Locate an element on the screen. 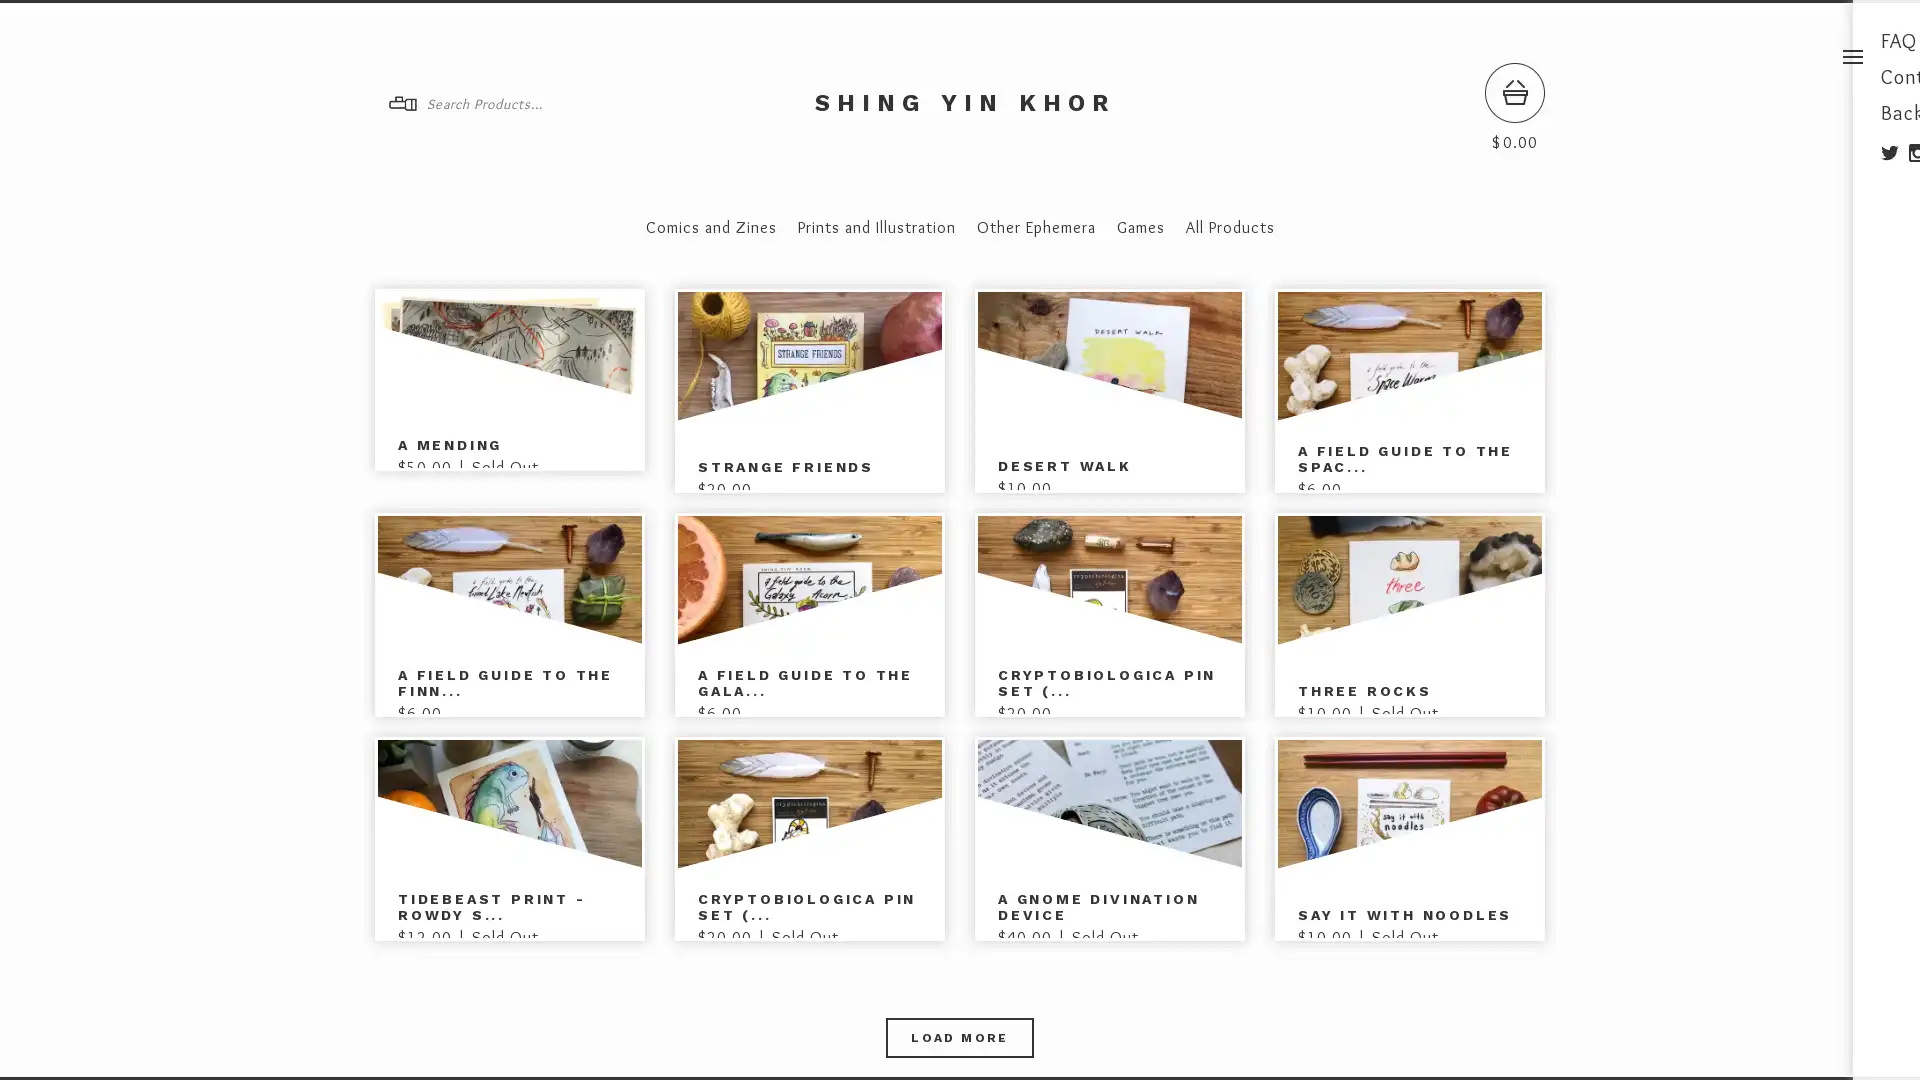  GO is located at coordinates (593, 104).